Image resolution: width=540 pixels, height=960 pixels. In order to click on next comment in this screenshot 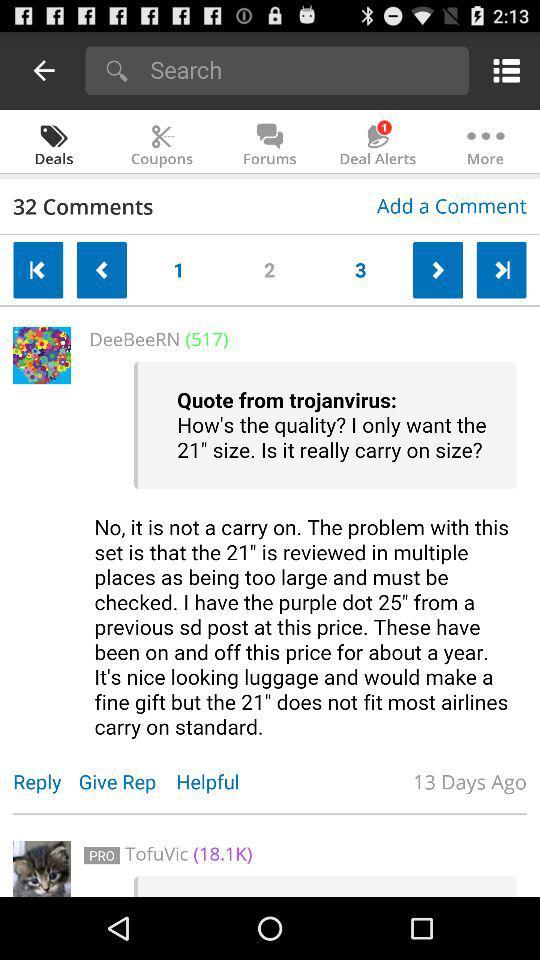, I will do `click(437, 269)`.